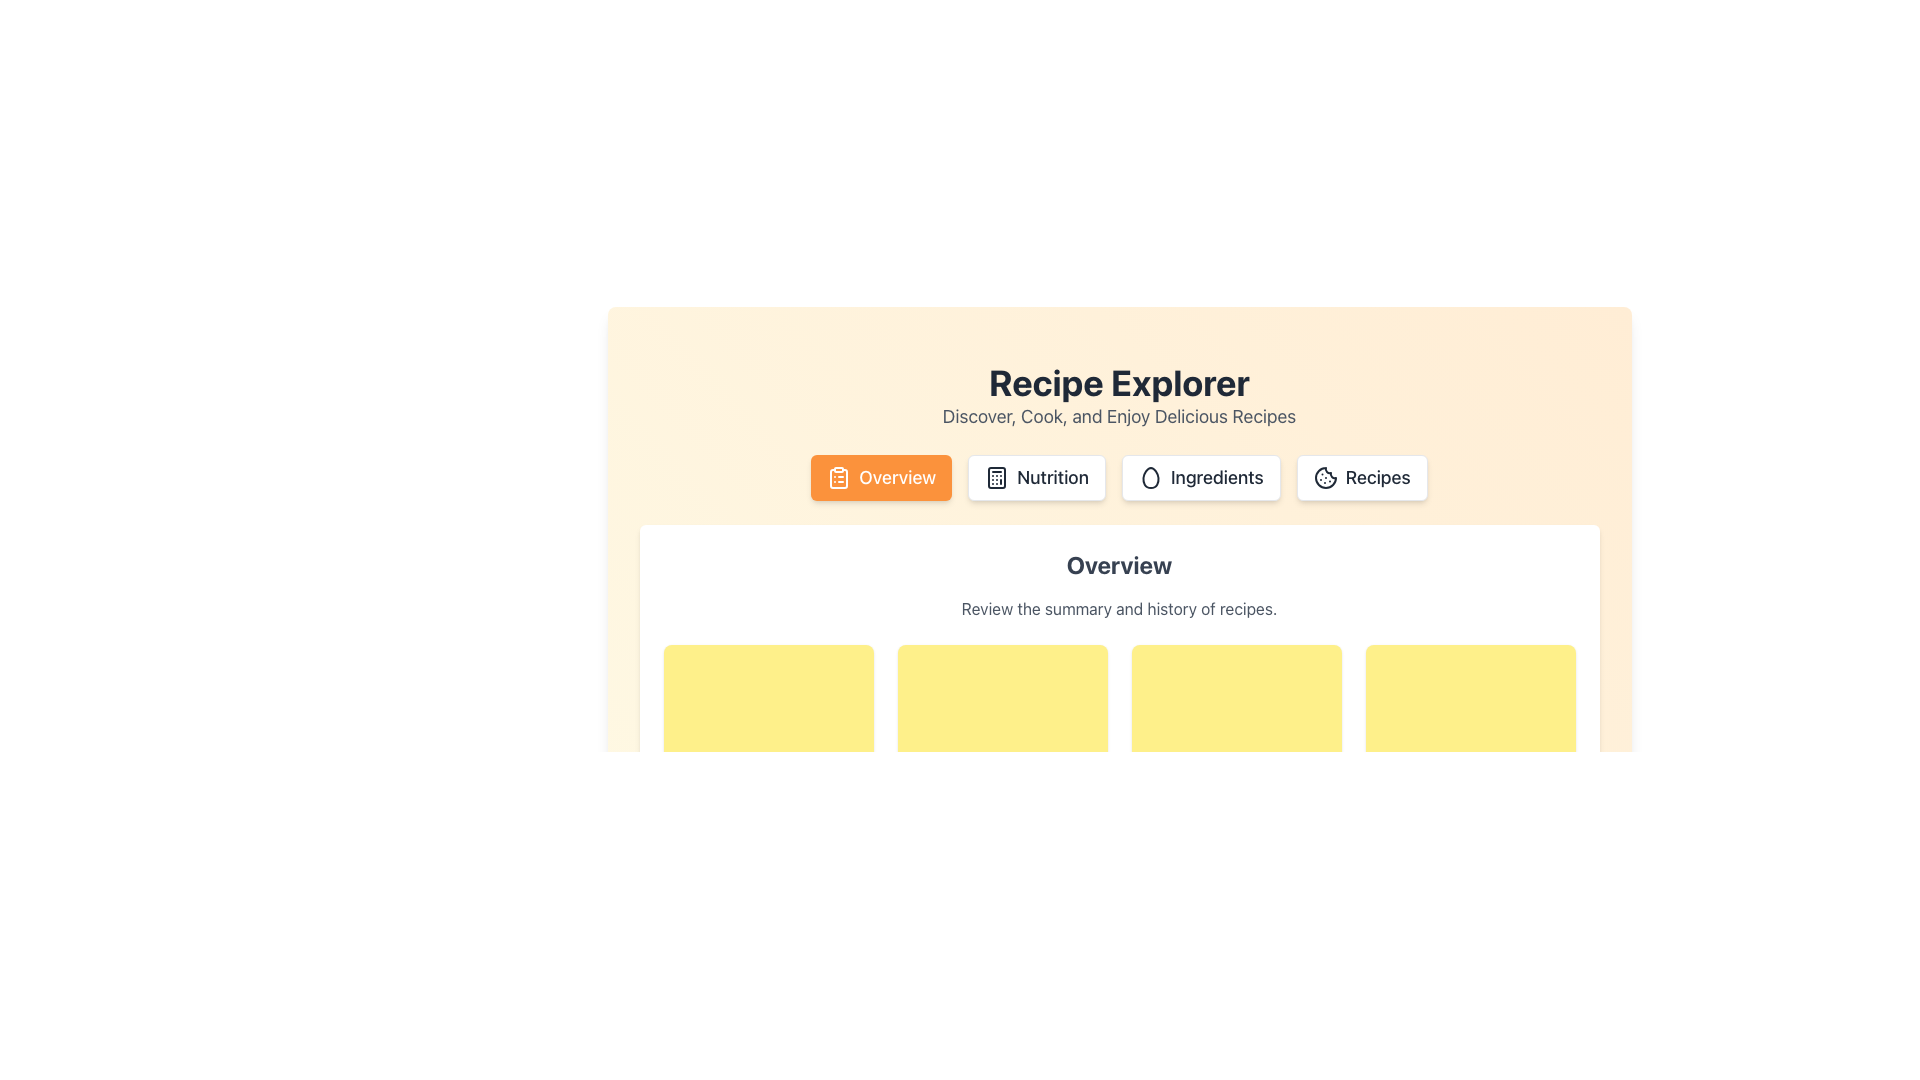 The height and width of the screenshot is (1080, 1920). What do you see at coordinates (1037, 478) in the screenshot?
I see `the second navigation button for the 'Nutrition' section` at bounding box center [1037, 478].